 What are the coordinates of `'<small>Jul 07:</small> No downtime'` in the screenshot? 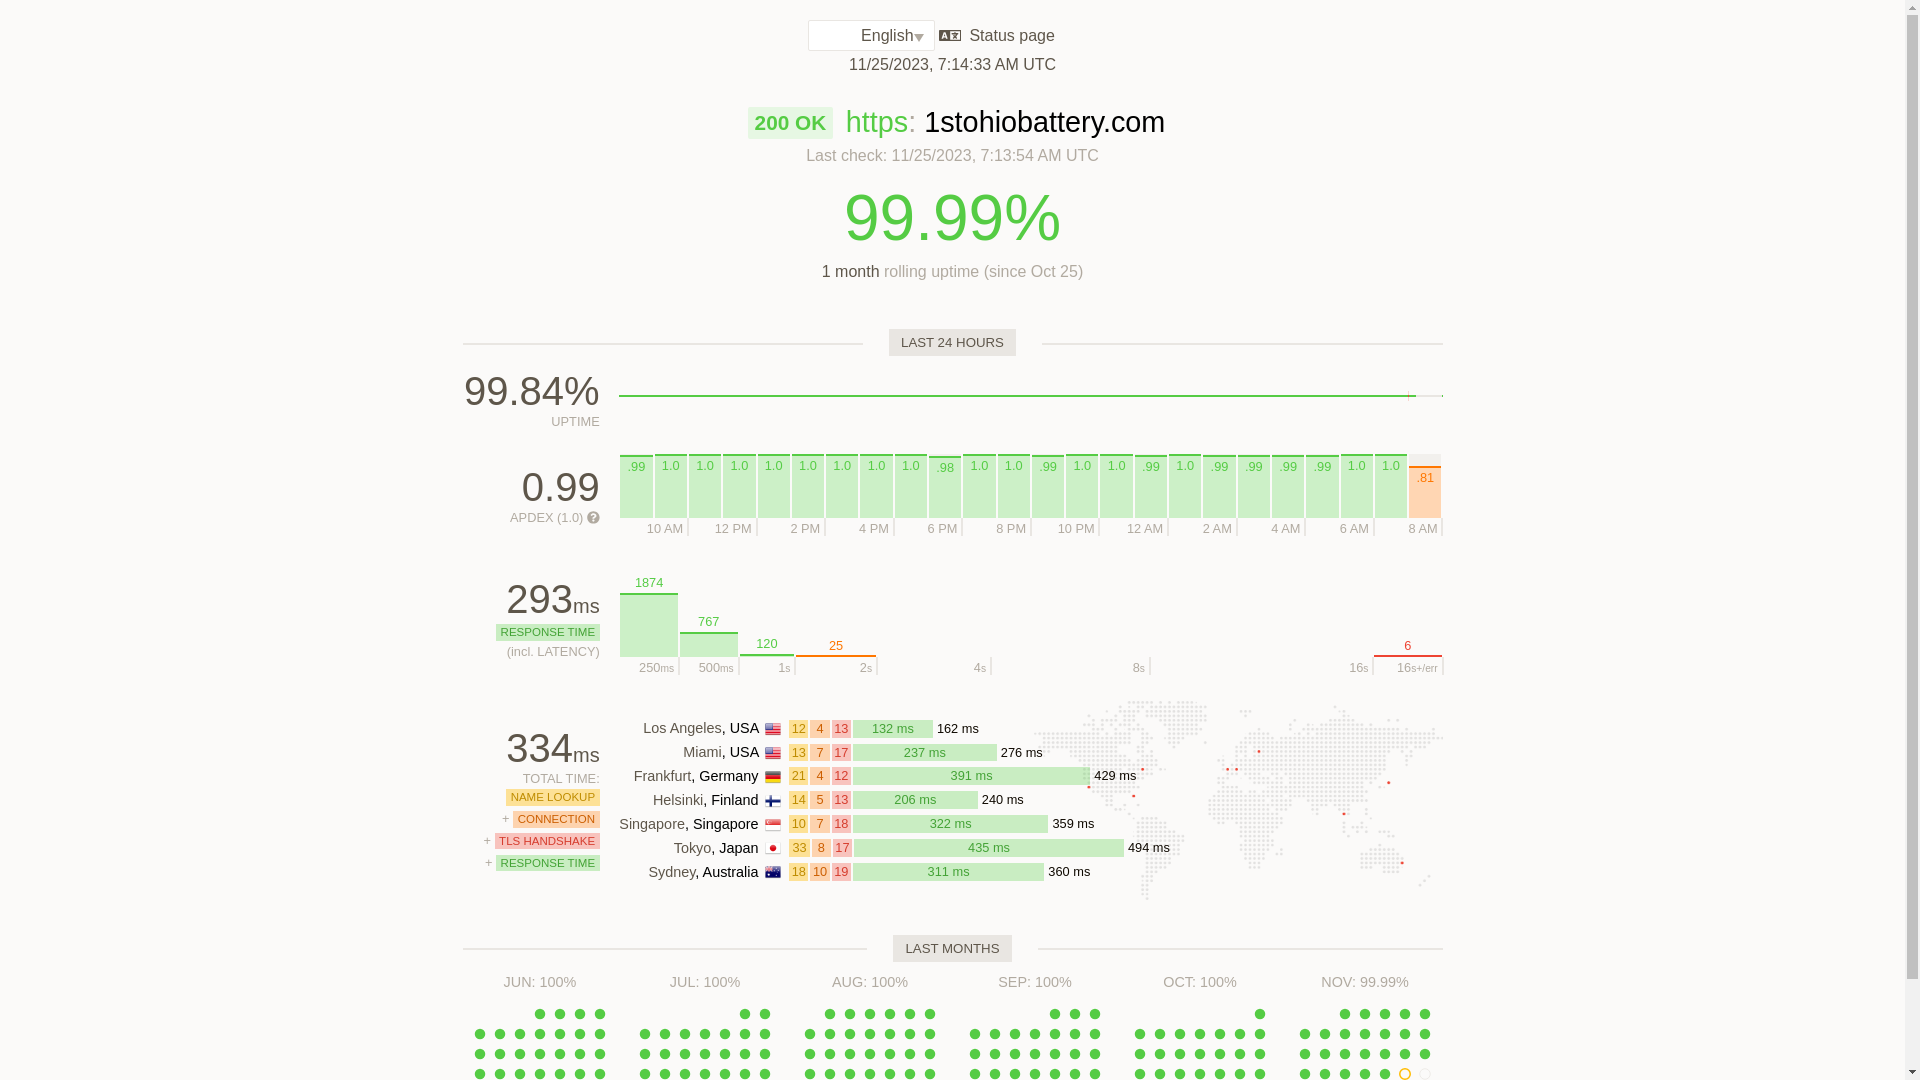 It's located at (723, 1033).